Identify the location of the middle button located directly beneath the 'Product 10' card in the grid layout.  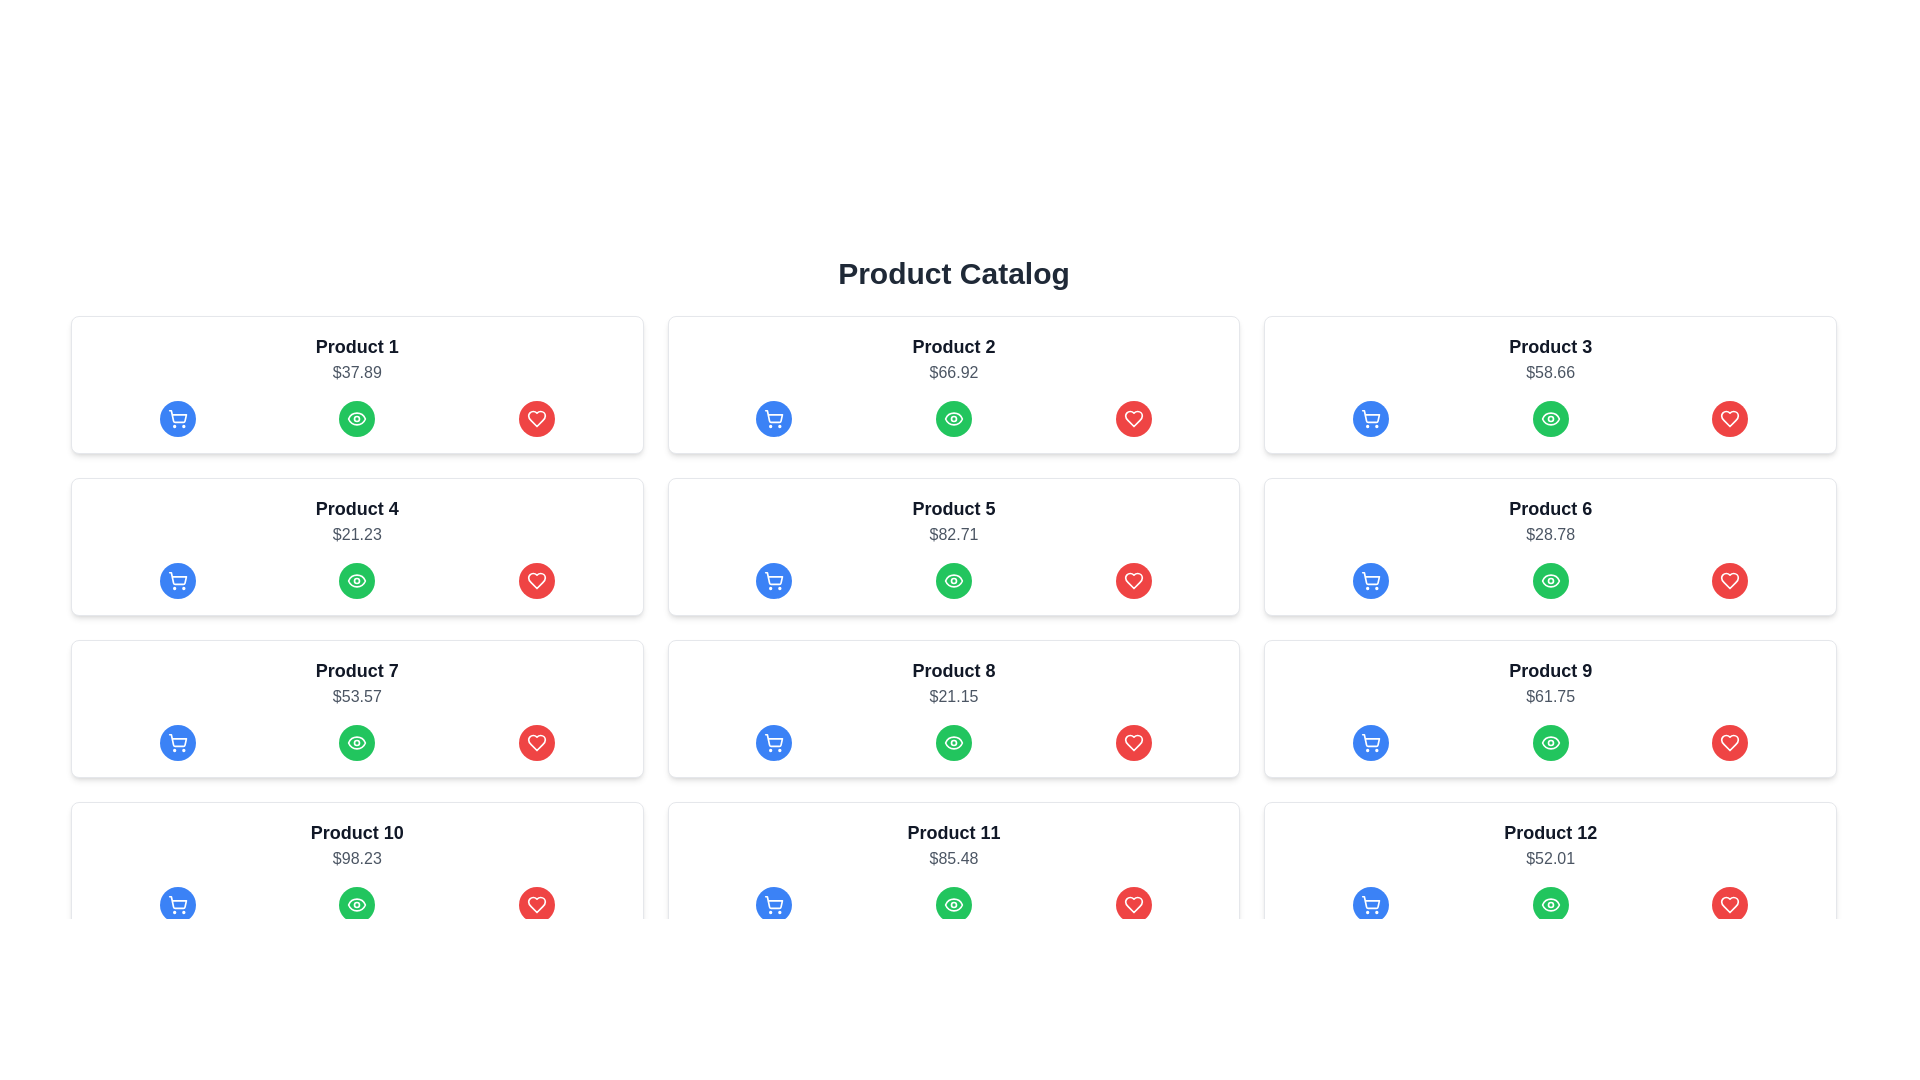
(357, 905).